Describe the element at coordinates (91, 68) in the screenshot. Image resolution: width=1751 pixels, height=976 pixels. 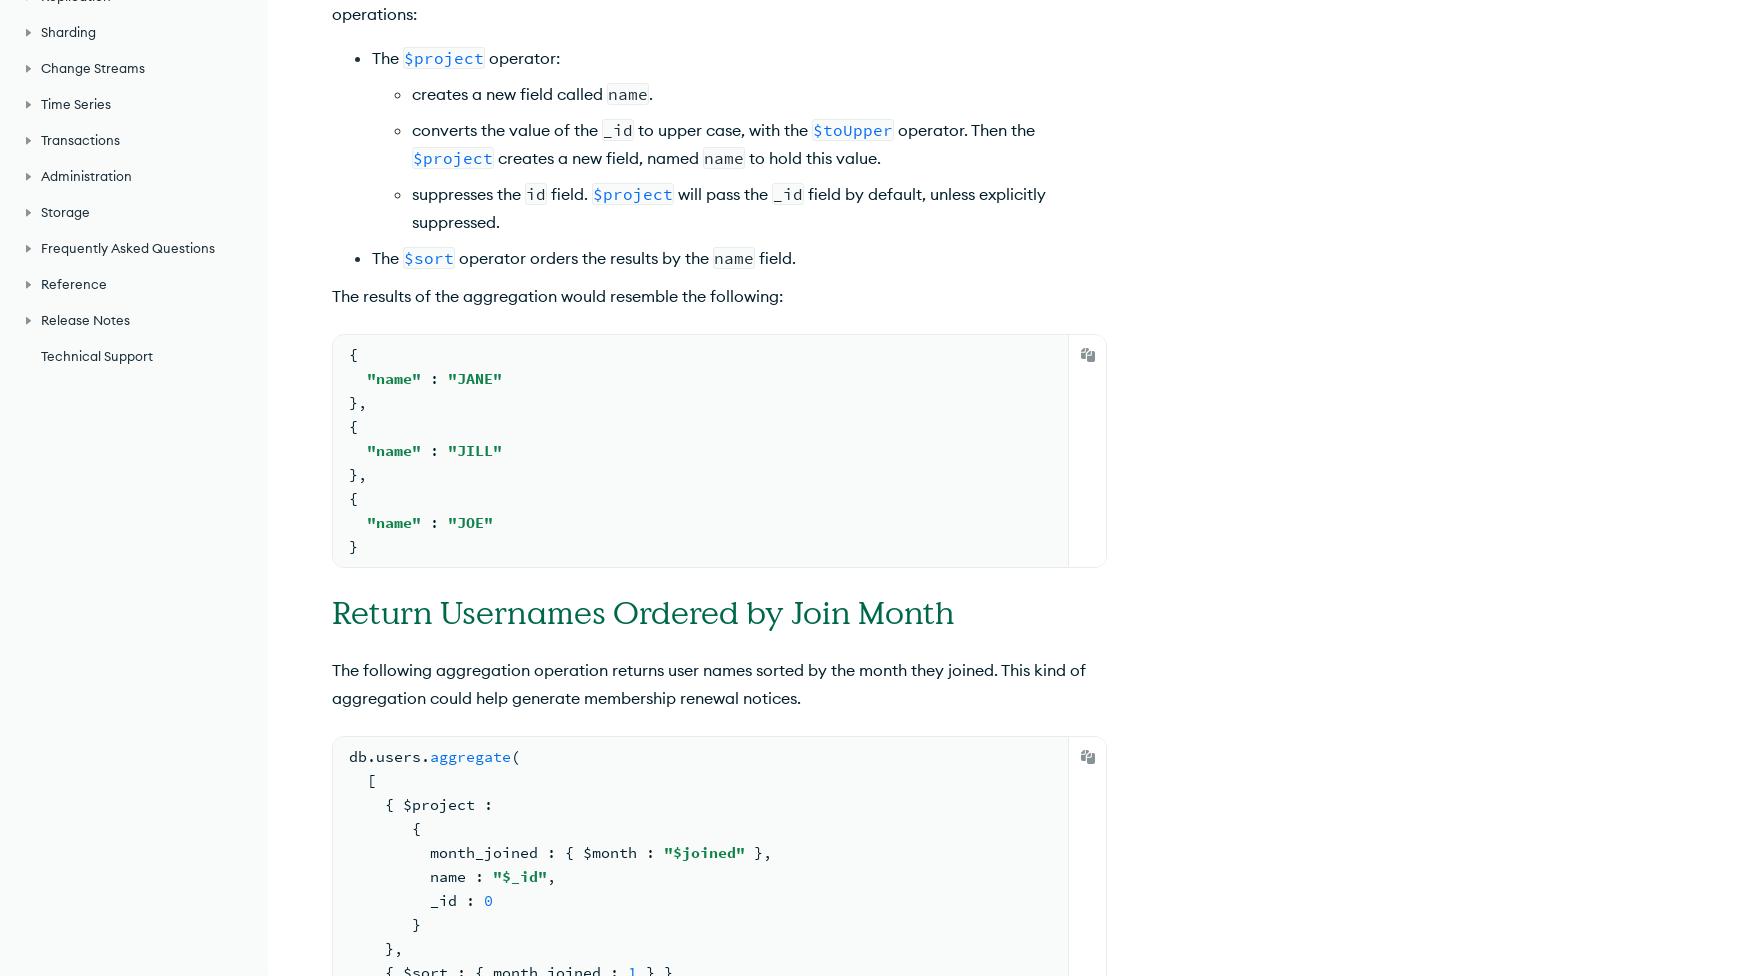
I see `'Change Streams'` at that location.